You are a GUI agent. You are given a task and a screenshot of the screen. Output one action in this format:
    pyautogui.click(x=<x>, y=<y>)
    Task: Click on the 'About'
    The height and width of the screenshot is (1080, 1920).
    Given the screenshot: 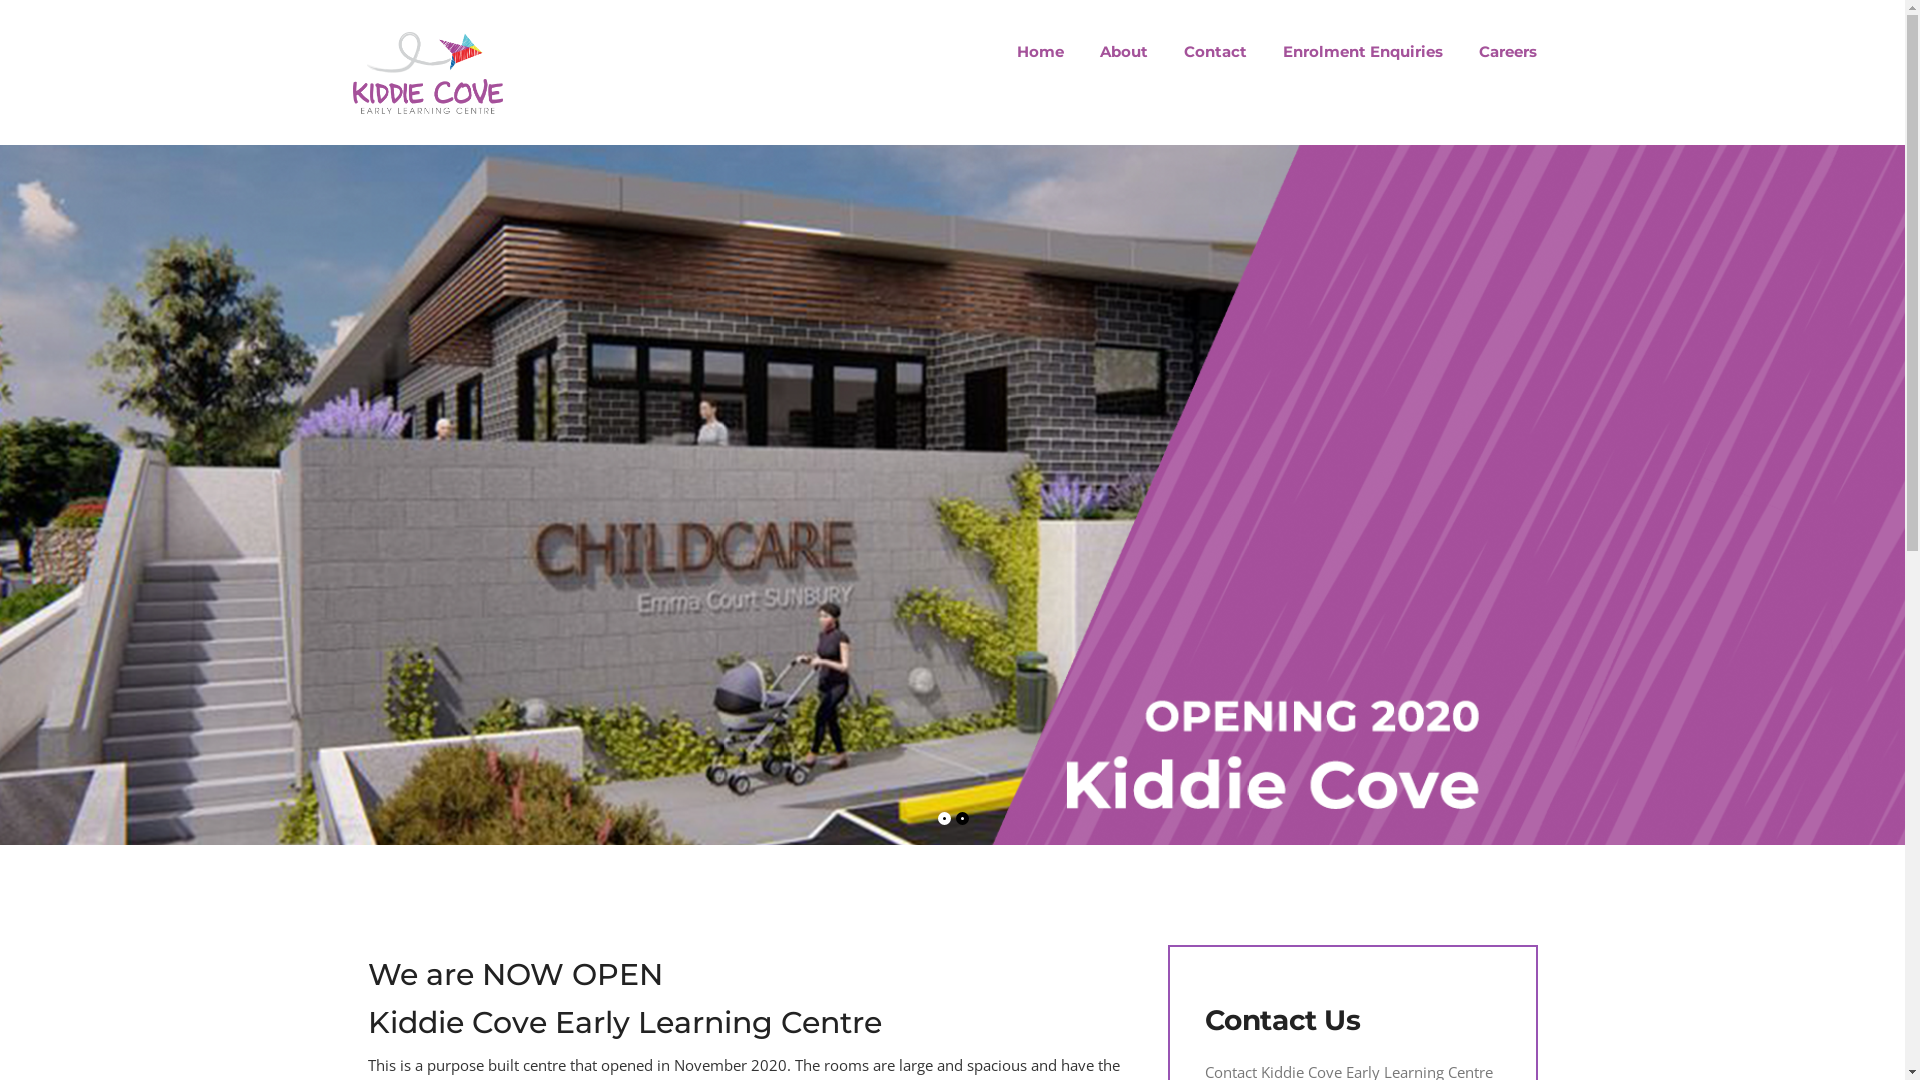 What is the action you would take?
    pyautogui.click(x=1123, y=50)
    